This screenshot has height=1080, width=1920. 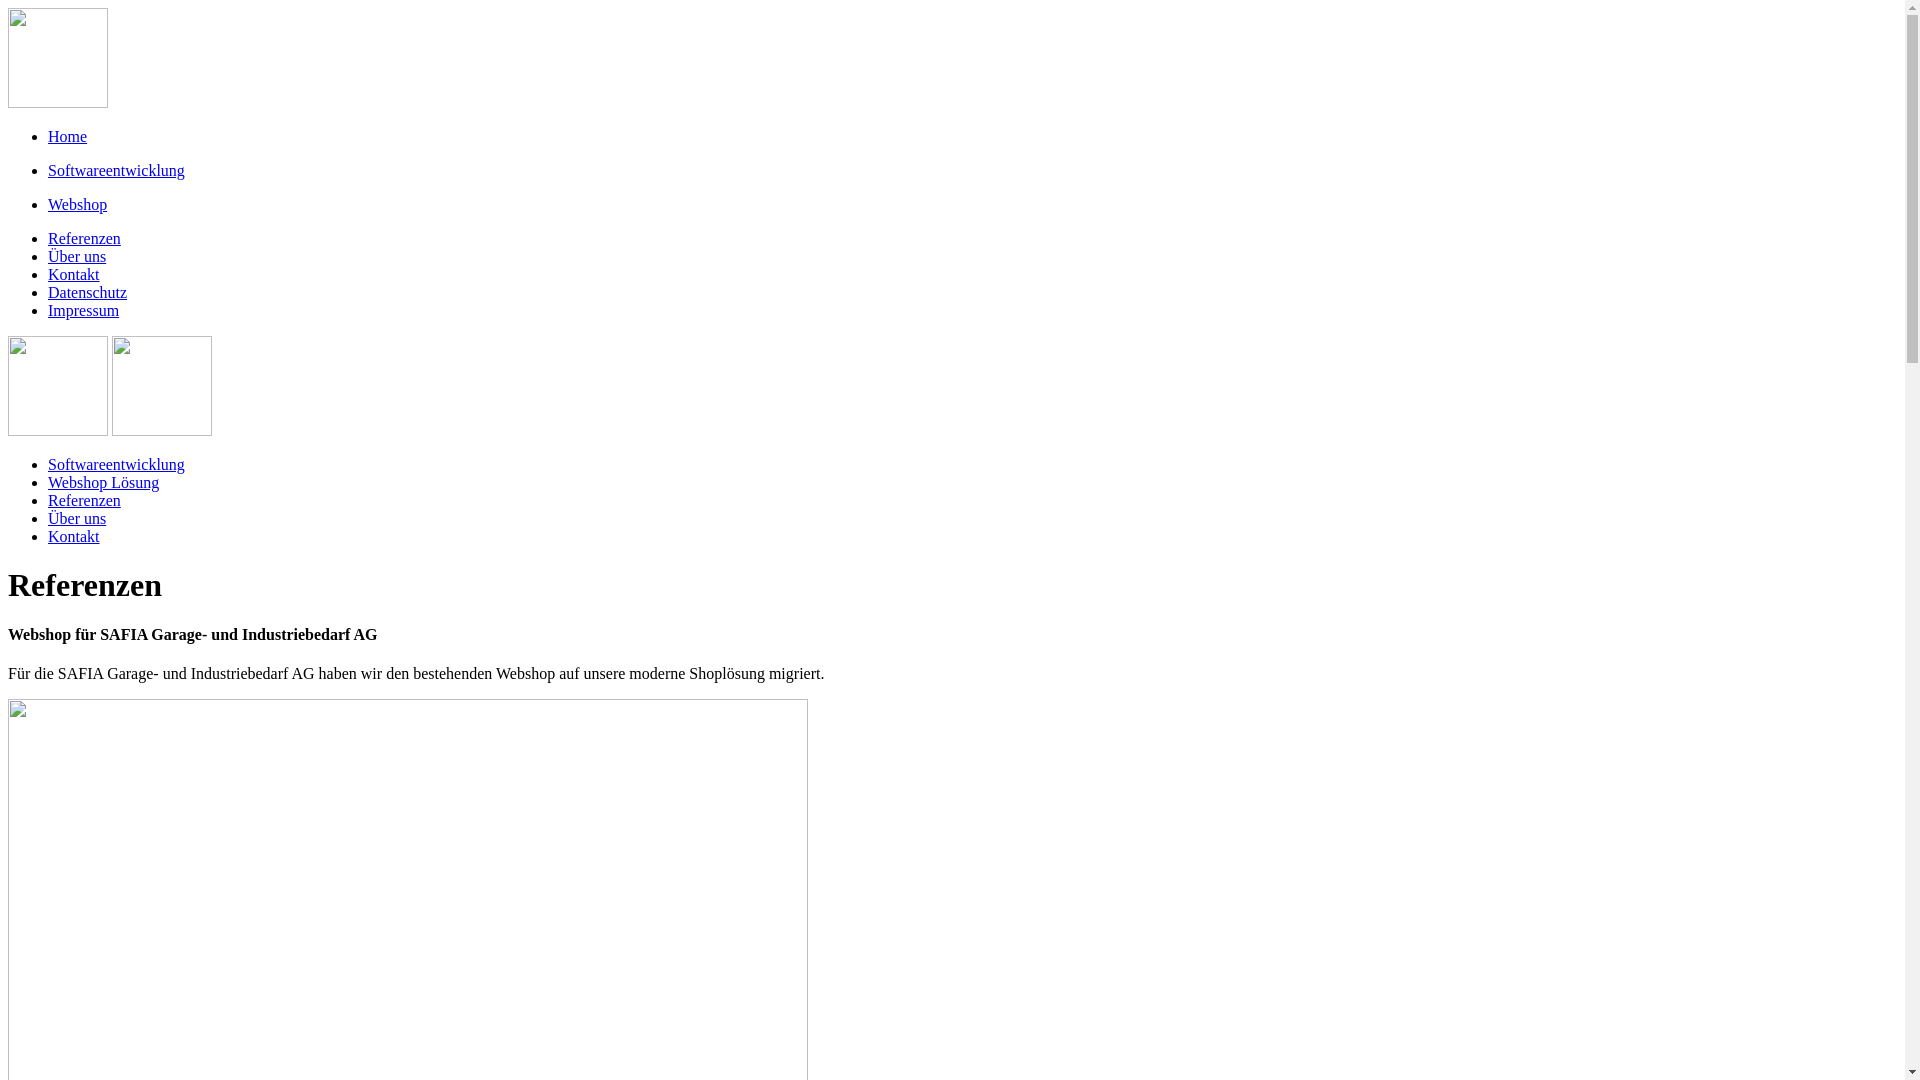 What do you see at coordinates (86, 292) in the screenshot?
I see `'Datenschutz'` at bounding box center [86, 292].